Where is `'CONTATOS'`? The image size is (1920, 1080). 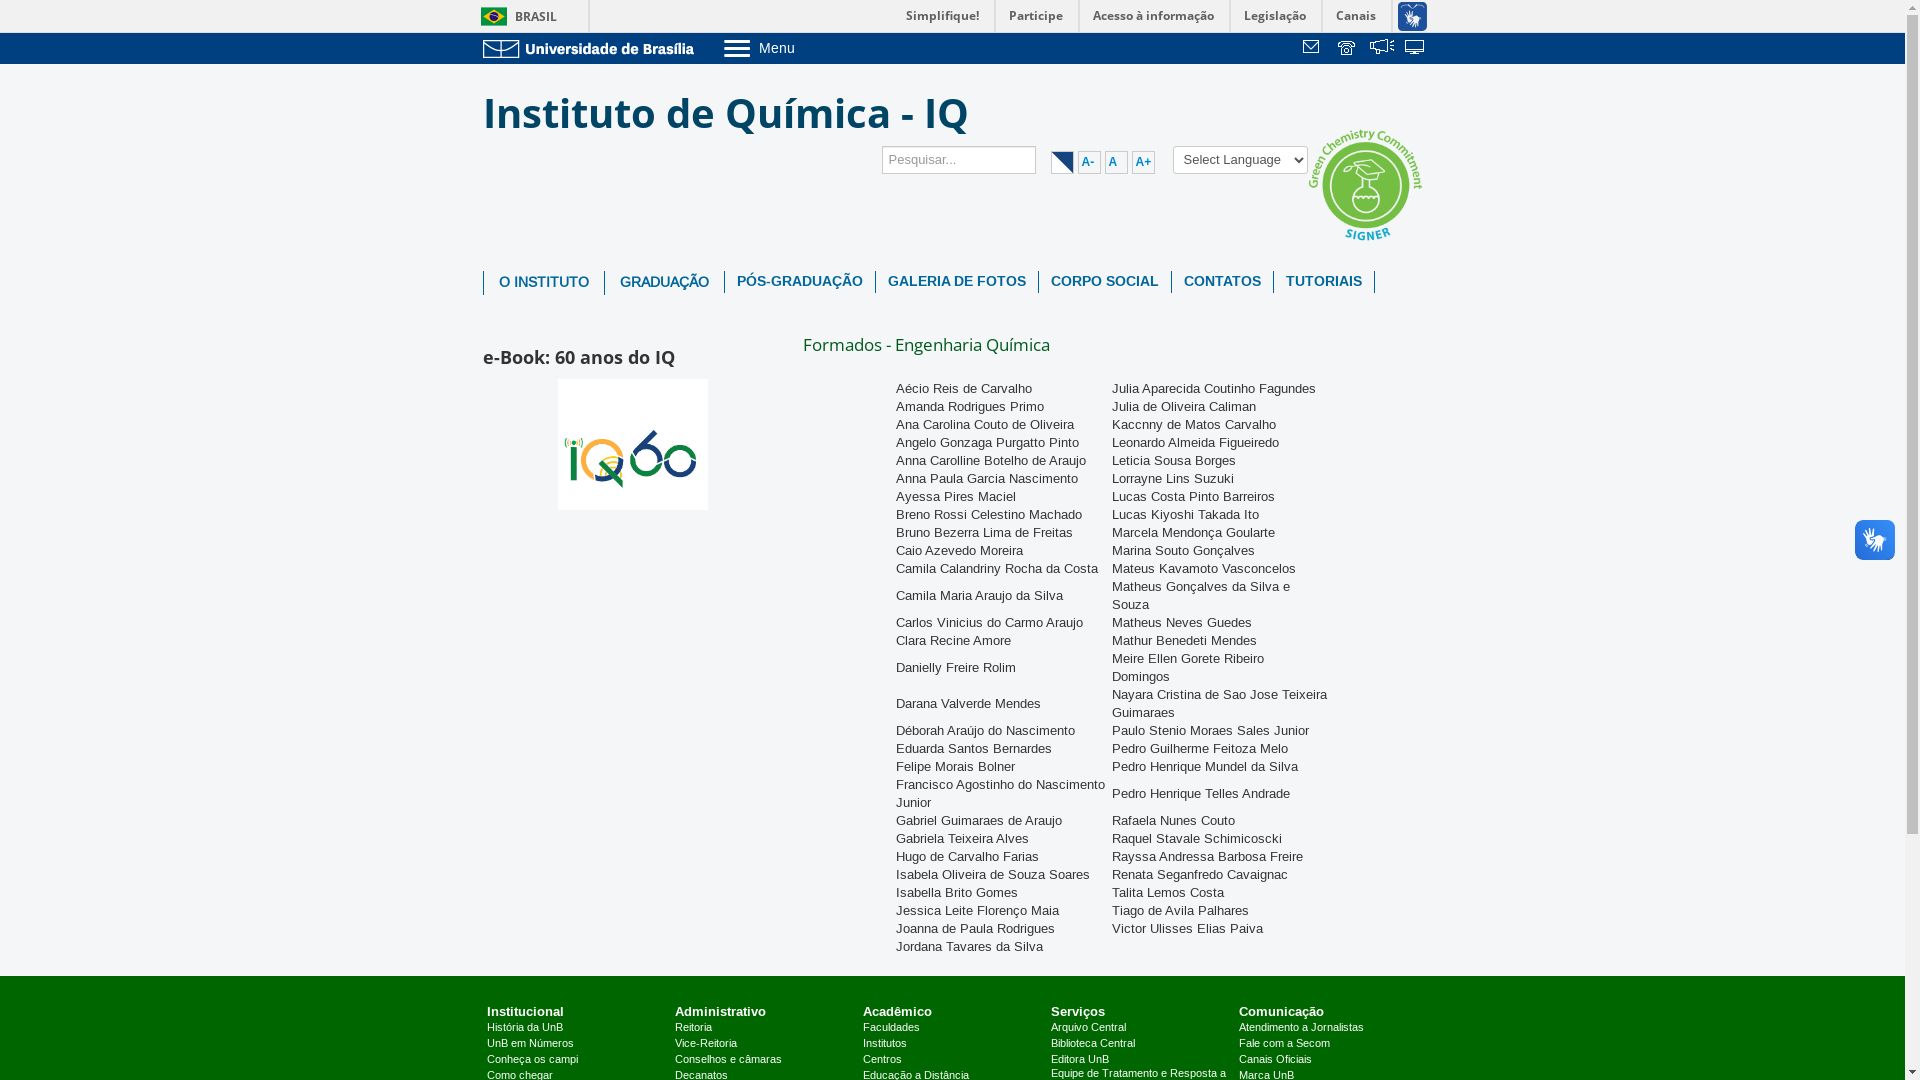 'CONTATOS' is located at coordinates (1221, 281).